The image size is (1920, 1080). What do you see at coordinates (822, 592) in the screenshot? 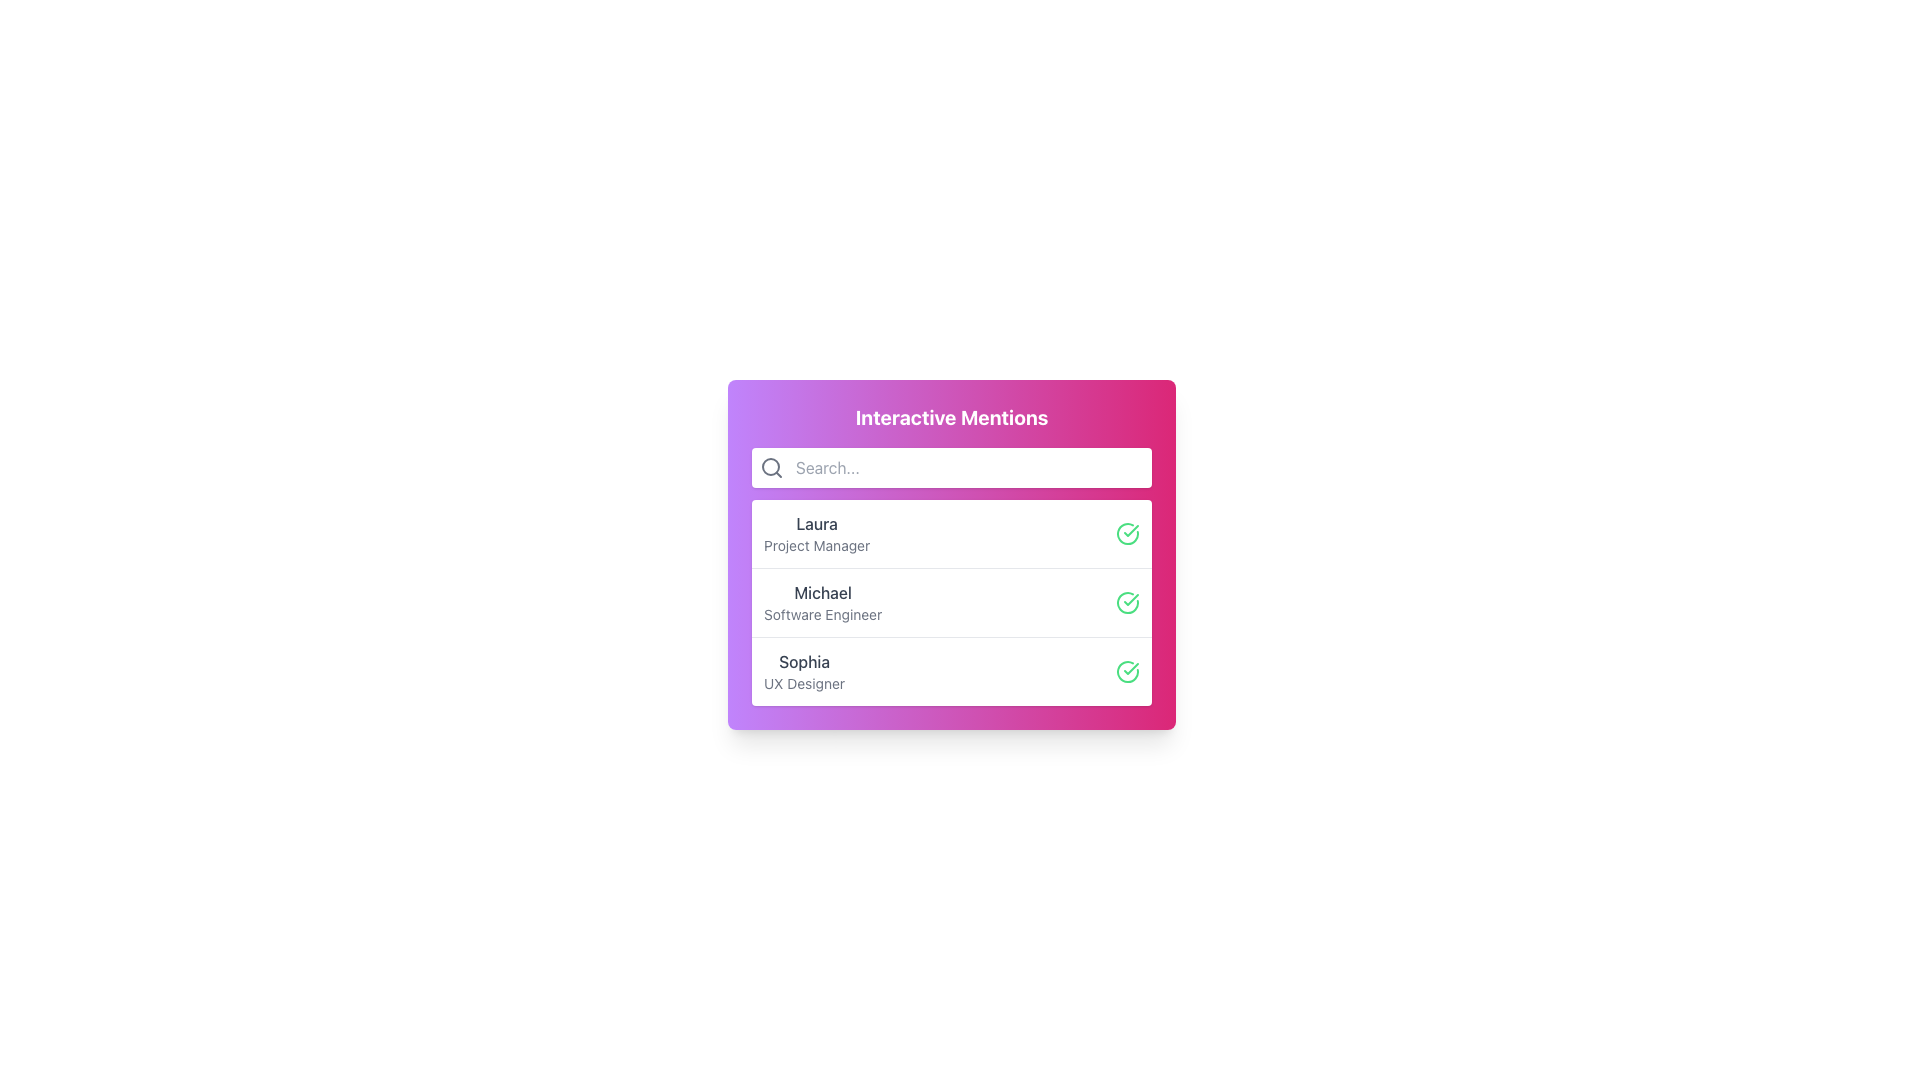
I see `the text label displaying 'Michael', which is styled in gray and positioned under the 'Interactive Mentions' heading, above 'Software Engineer'` at bounding box center [822, 592].